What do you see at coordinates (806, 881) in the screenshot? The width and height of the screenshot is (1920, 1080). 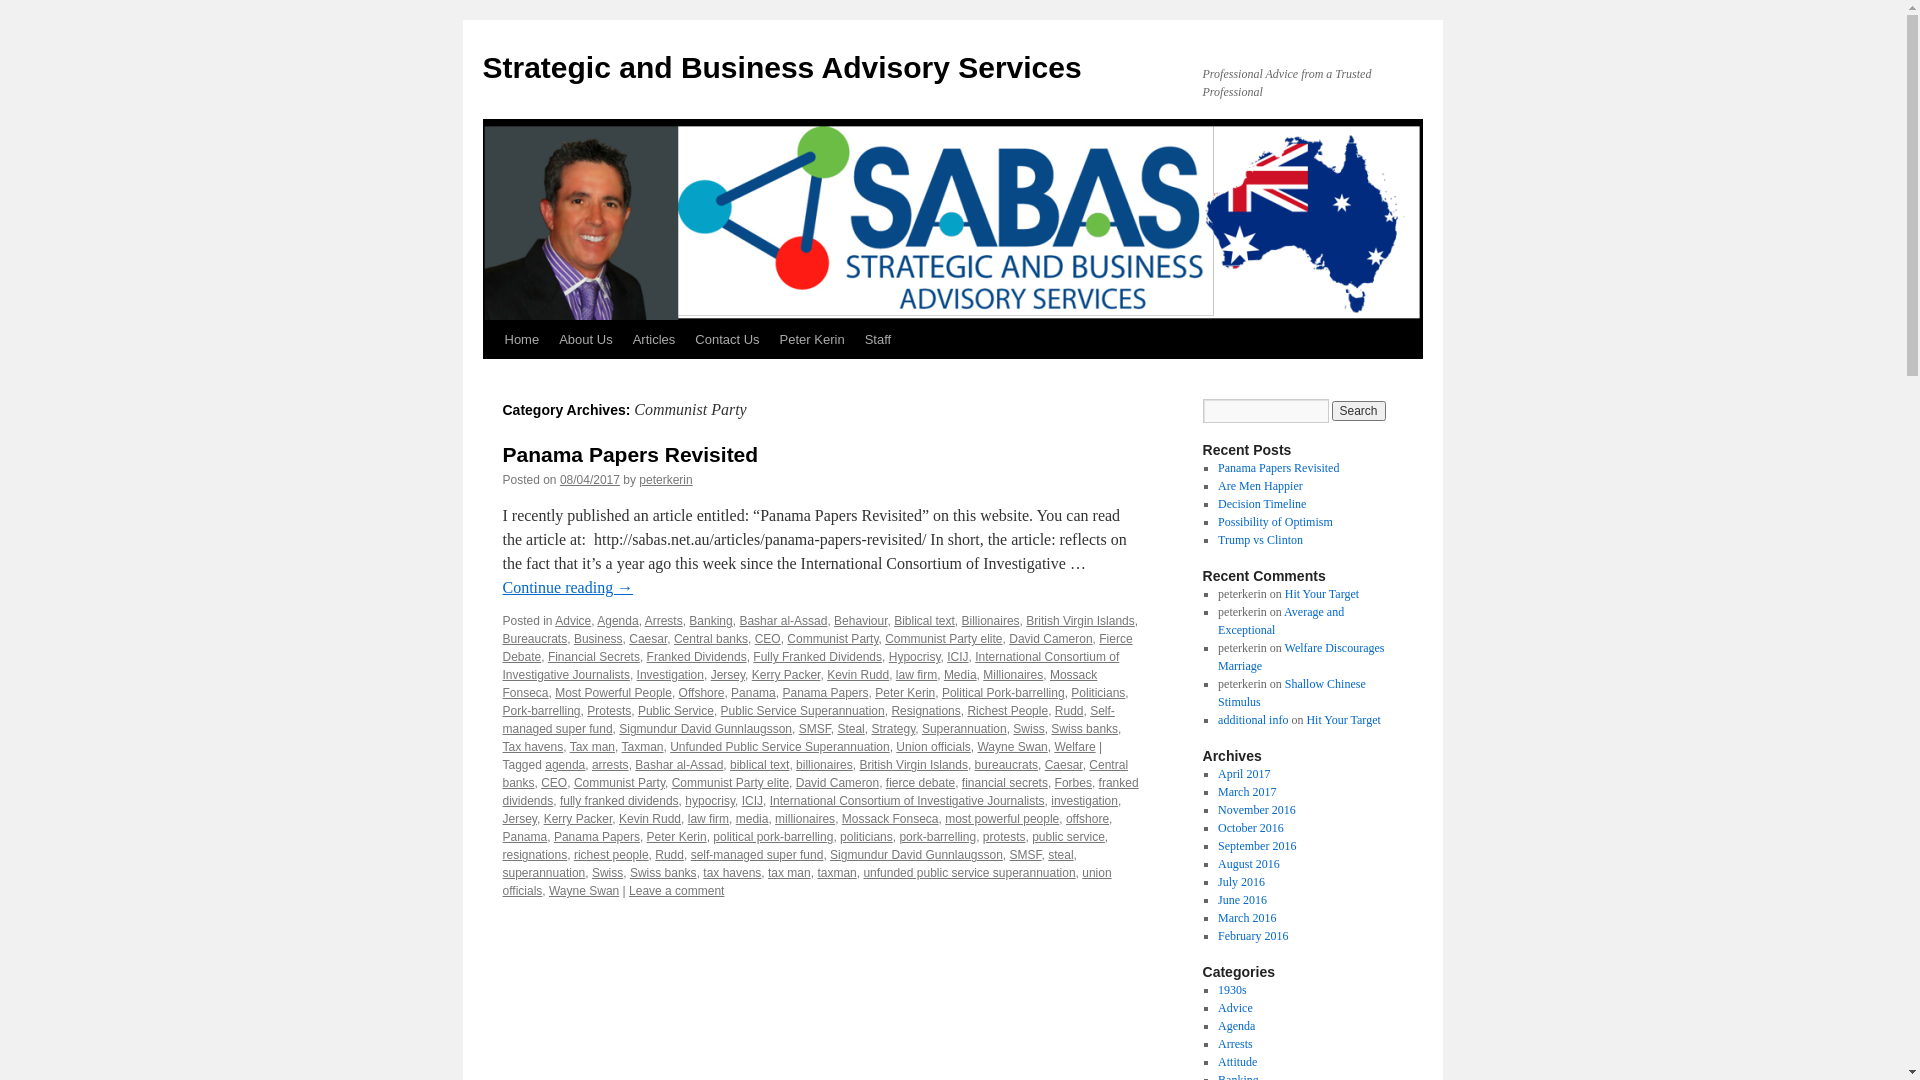 I see `'union officials'` at bounding box center [806, 881].